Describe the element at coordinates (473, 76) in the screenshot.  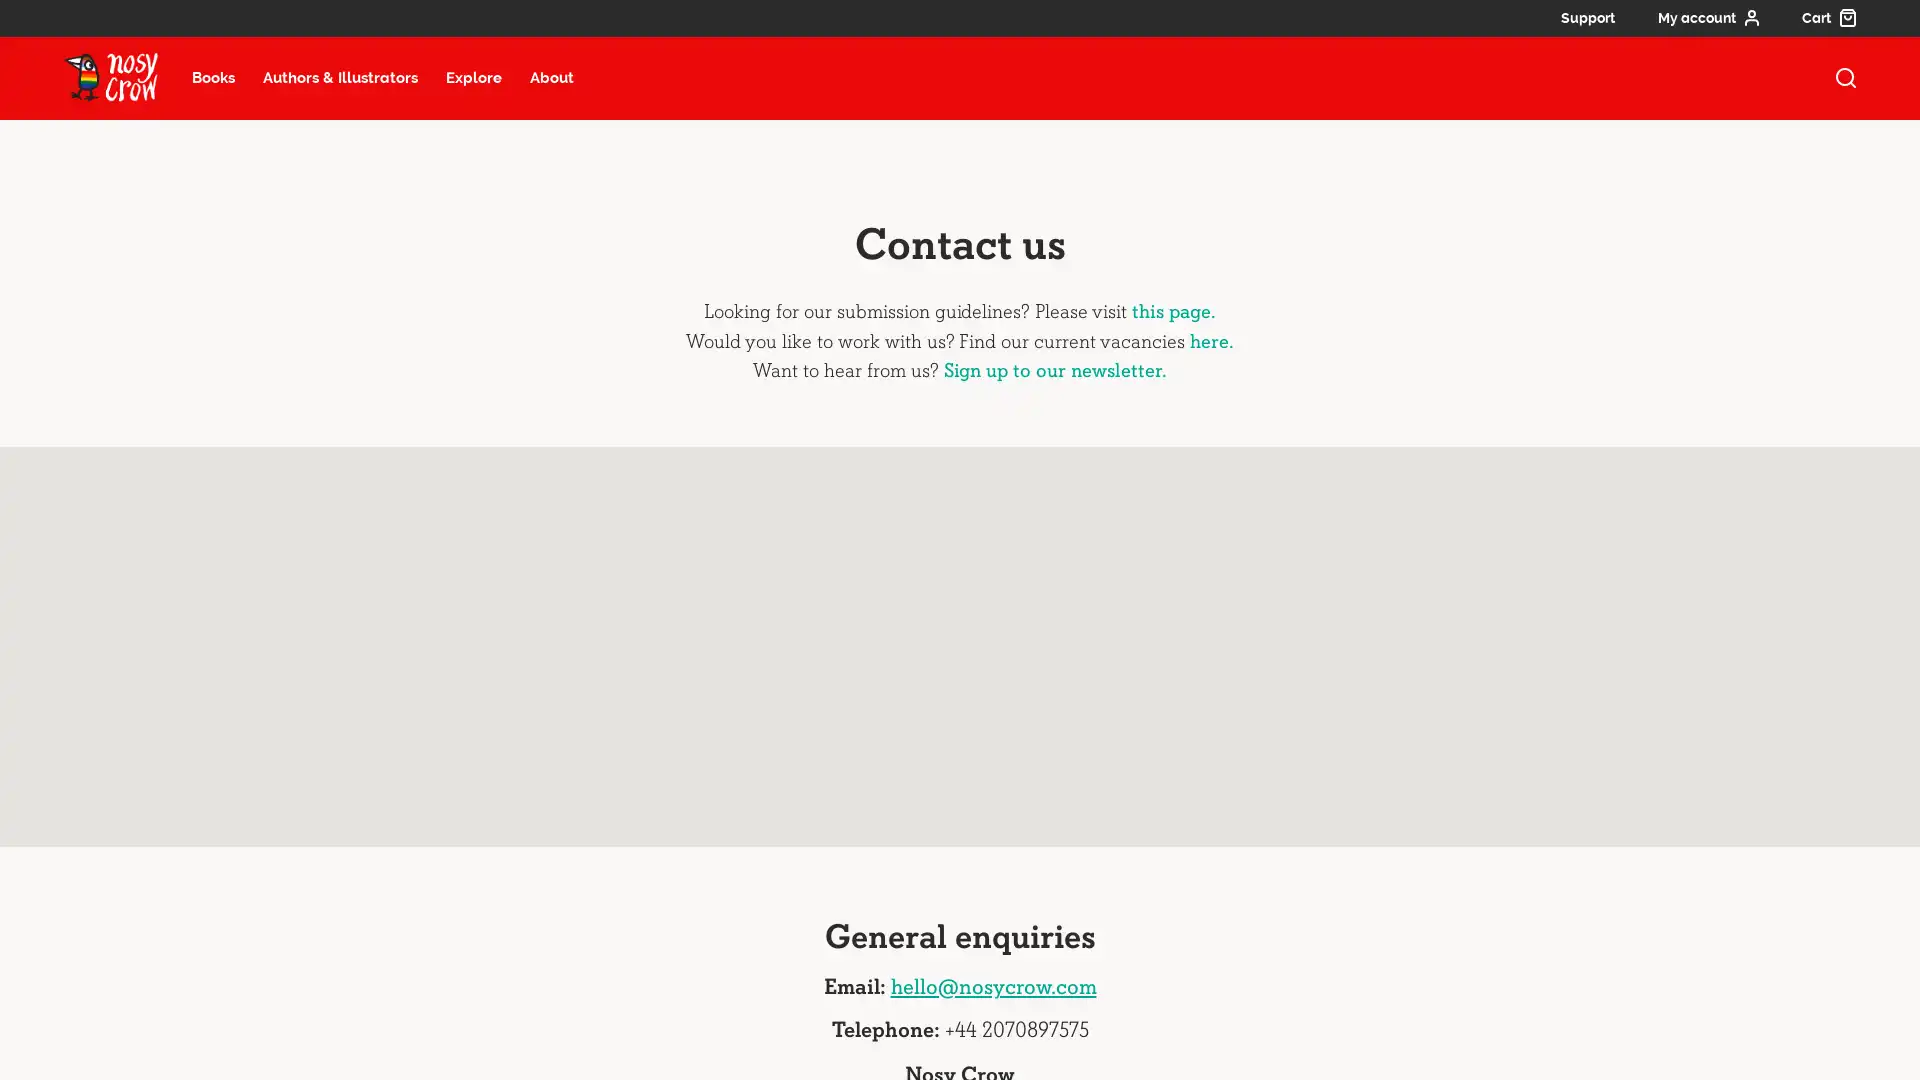
I see `Explore menu item, select to open explore submenu (6 items)` at that location.